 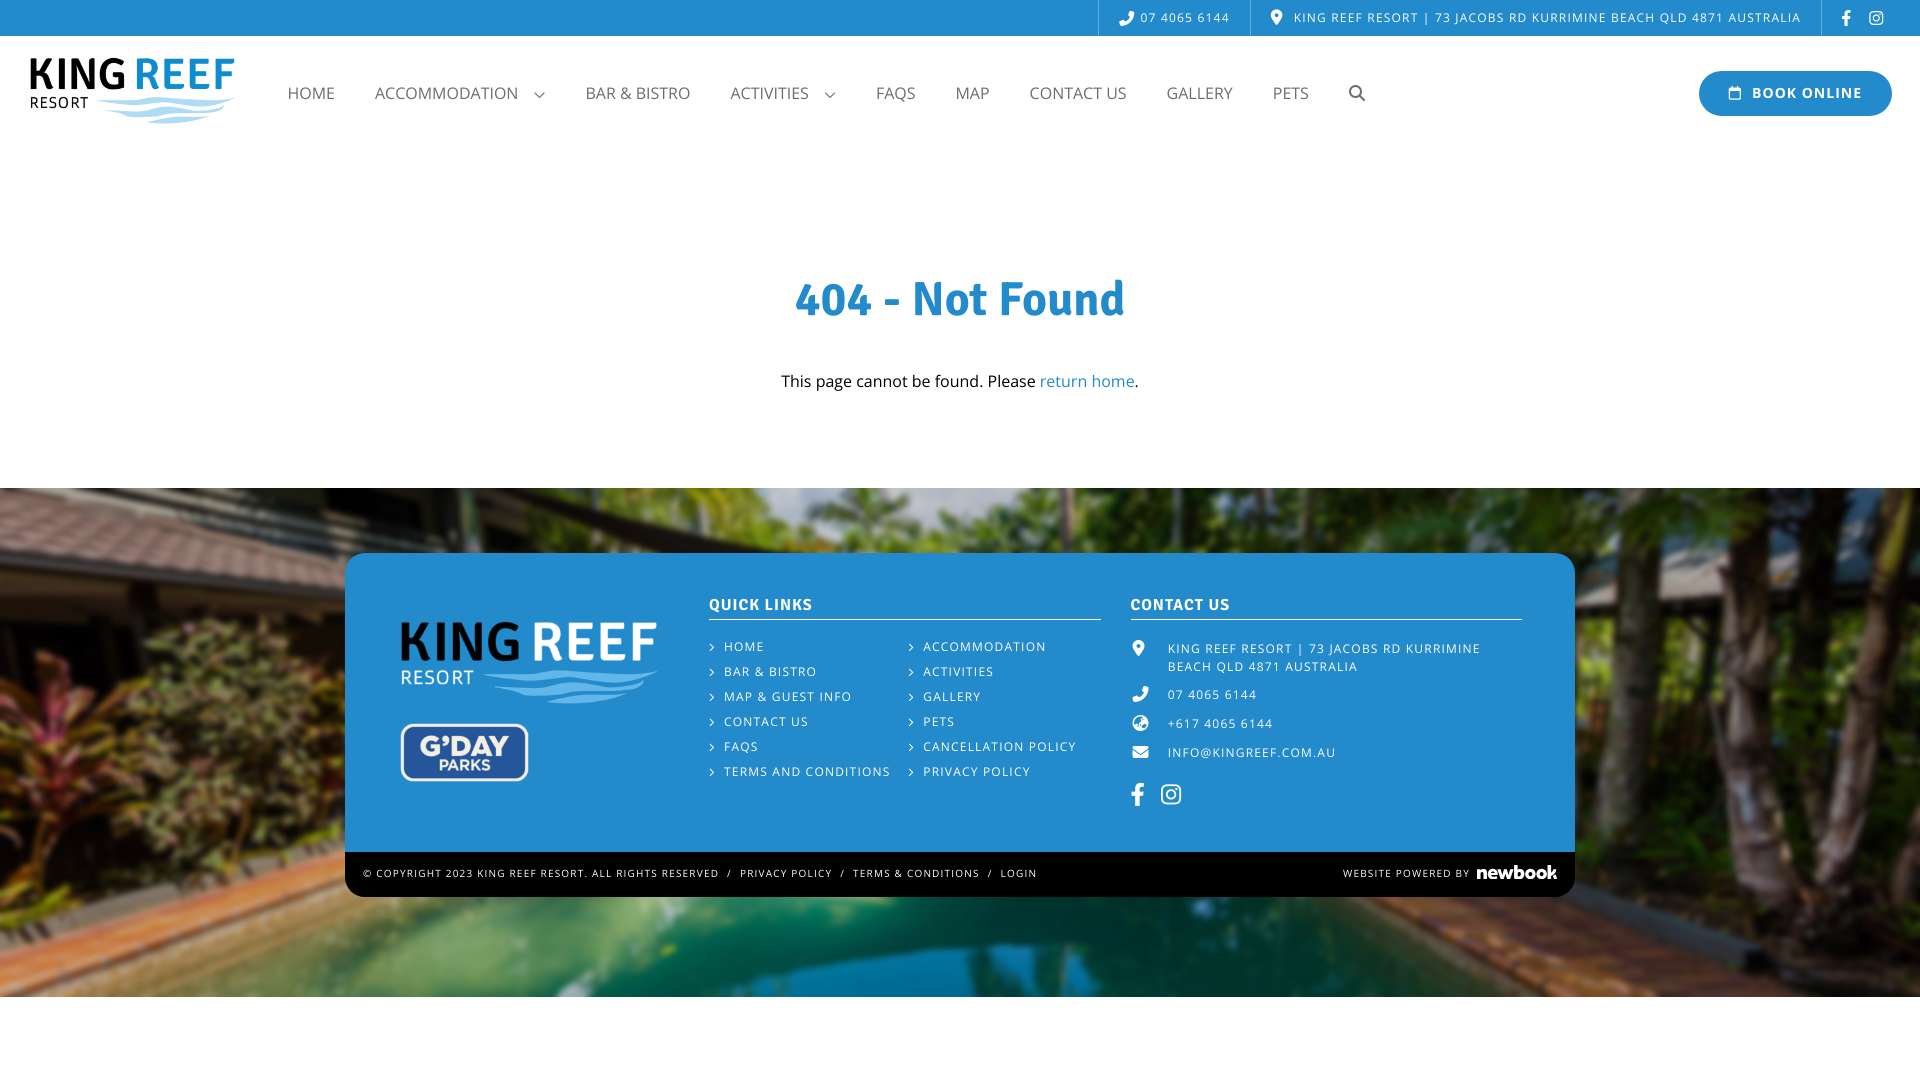 What do you see at coordinates (355, 92) in the screenshot?
I see `'ACCOMMODATION'` at bounding box center [355, 92].